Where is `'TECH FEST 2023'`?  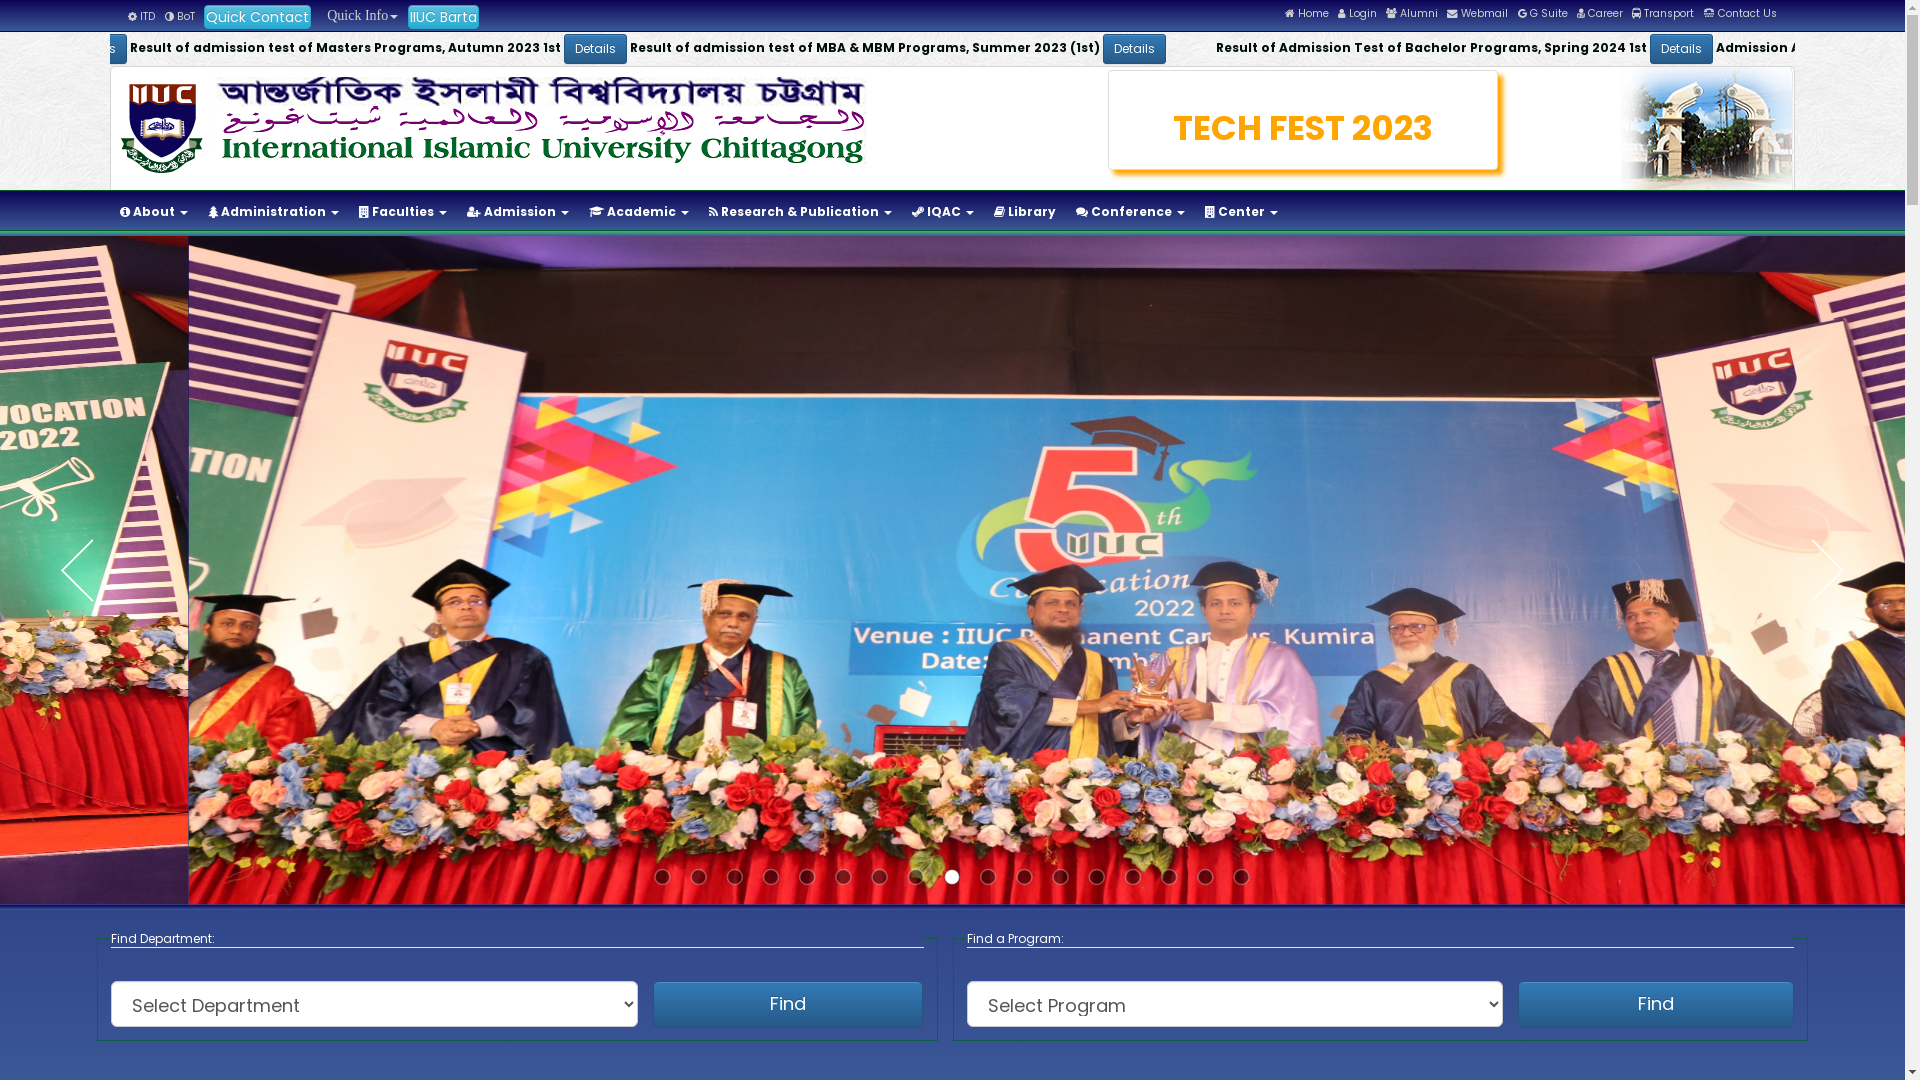 'TECH FEST 2023' is located at coordinates (1303, 128).